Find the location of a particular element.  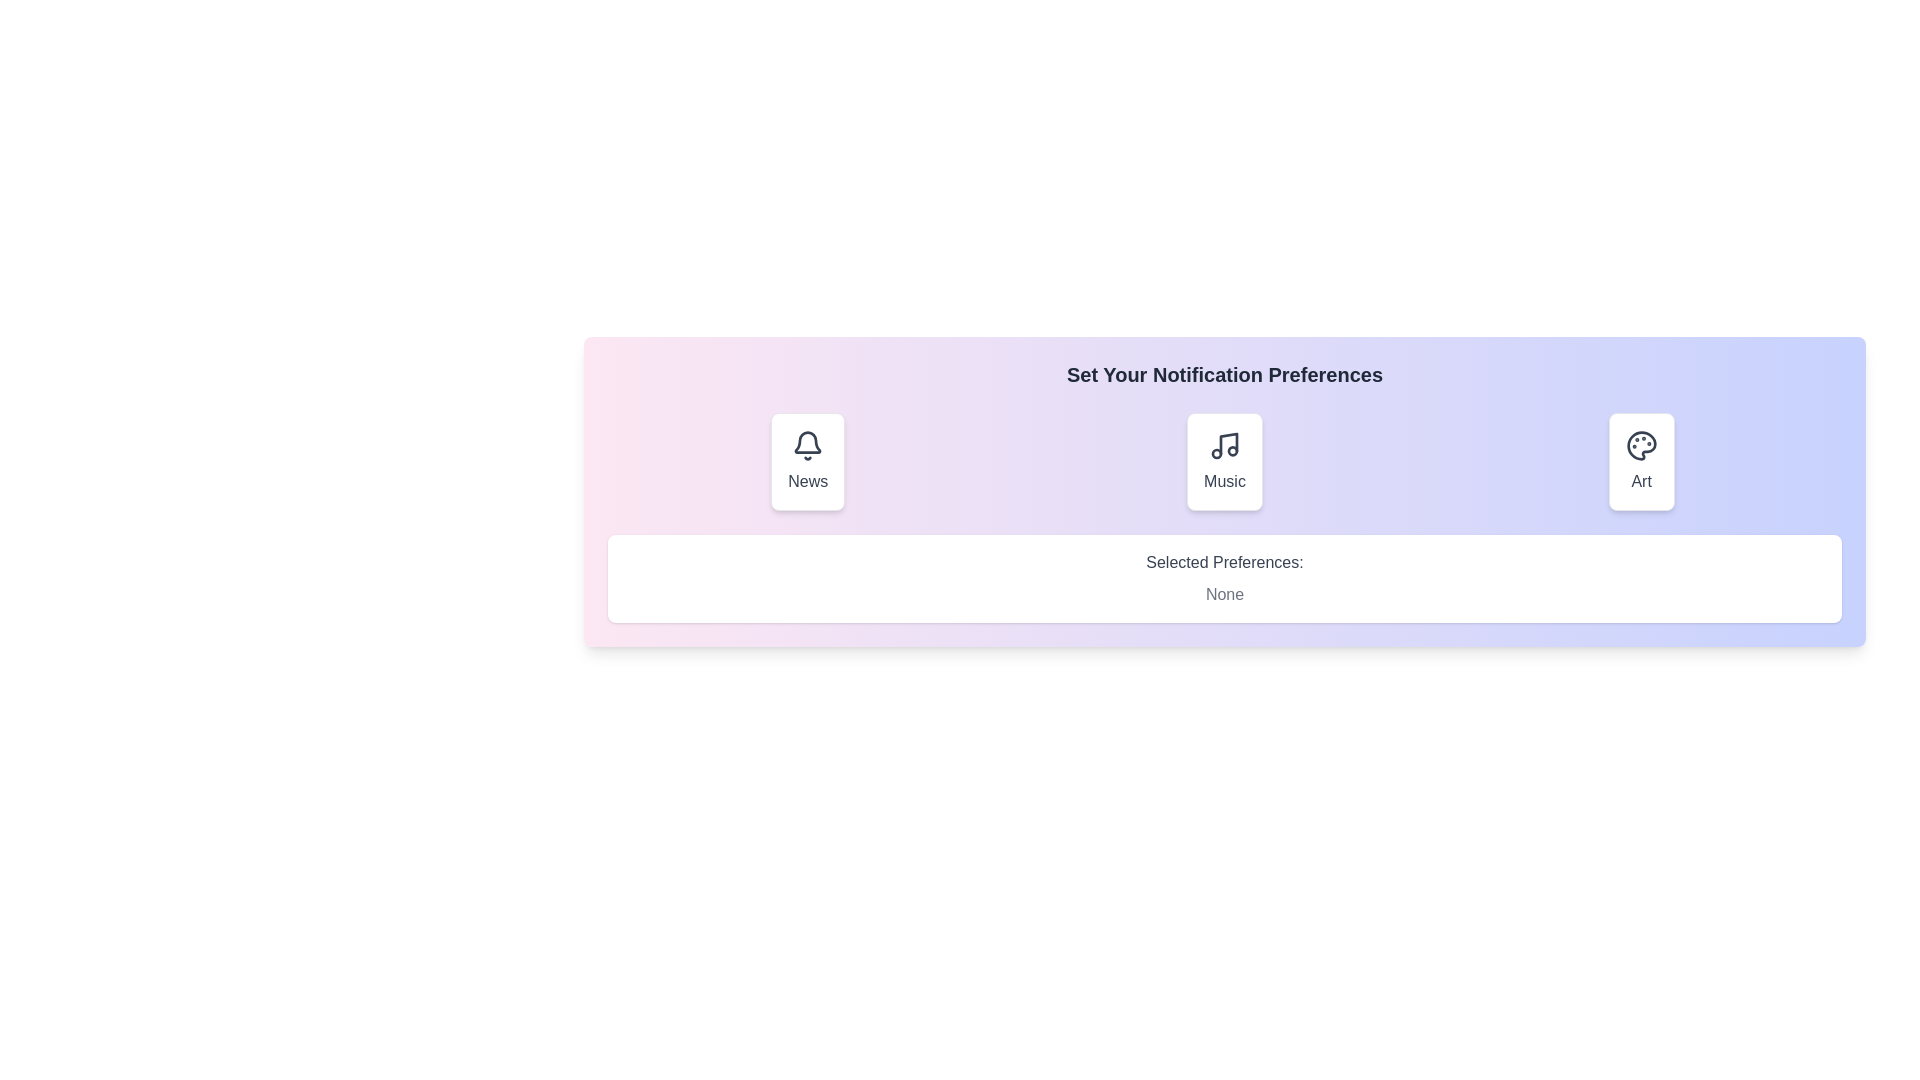

the middle card in the grid layout that has a white background, a musical note icon at the top, and the text 'Music' below it to observe the hover scaling effect is located at coordinates (1223, 462).